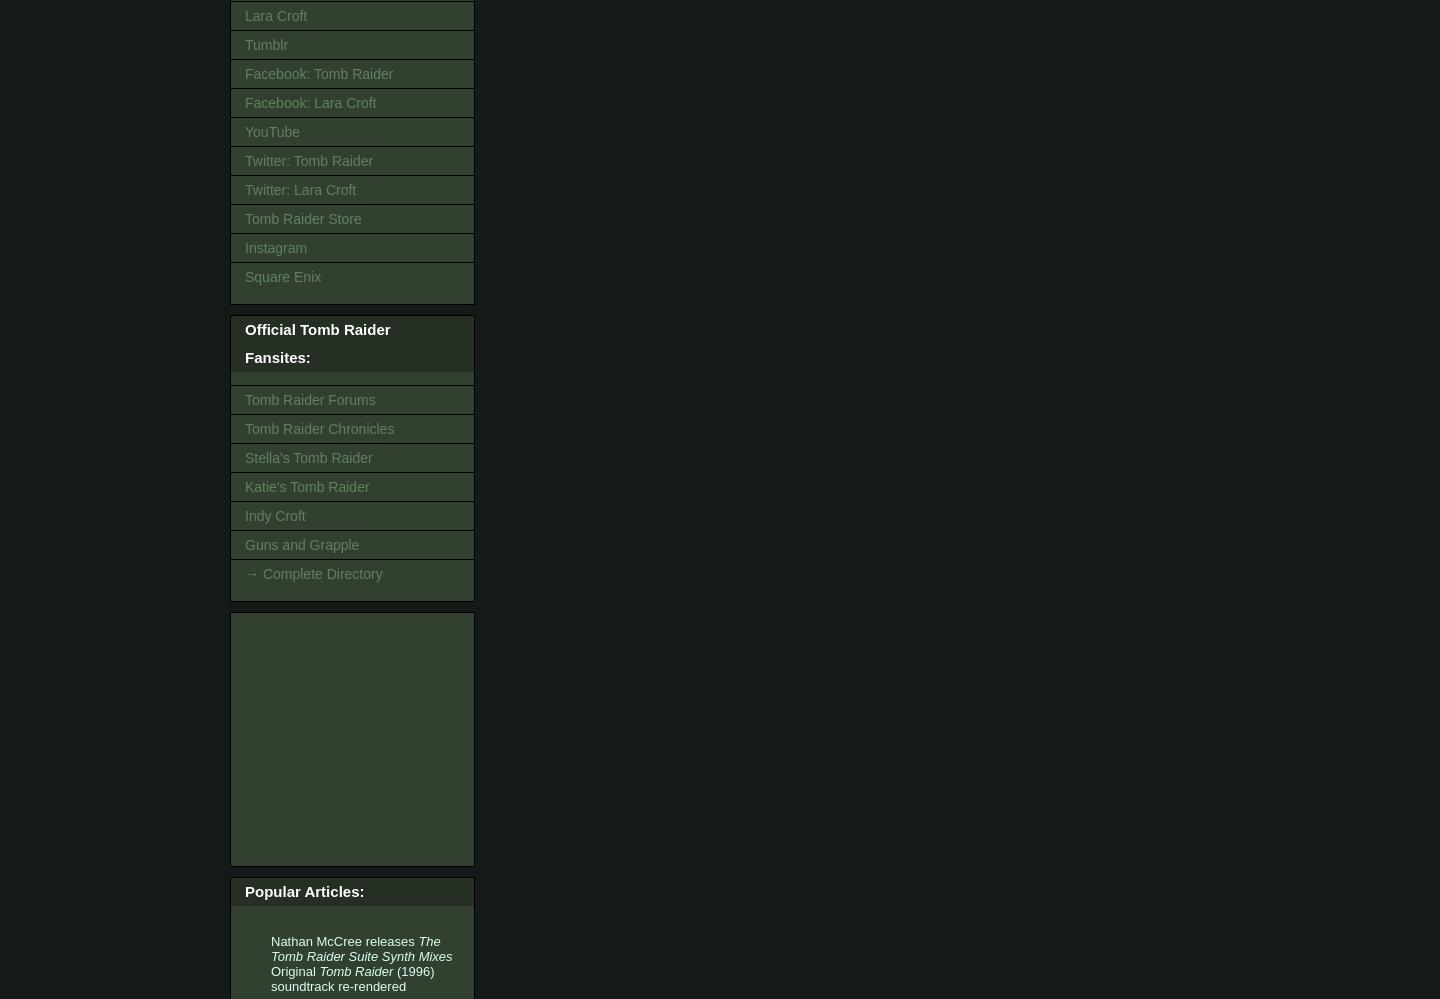  Describe the element at coordinates (274, 514) in the screenshot. I see `'Indy Croft'` at that location.